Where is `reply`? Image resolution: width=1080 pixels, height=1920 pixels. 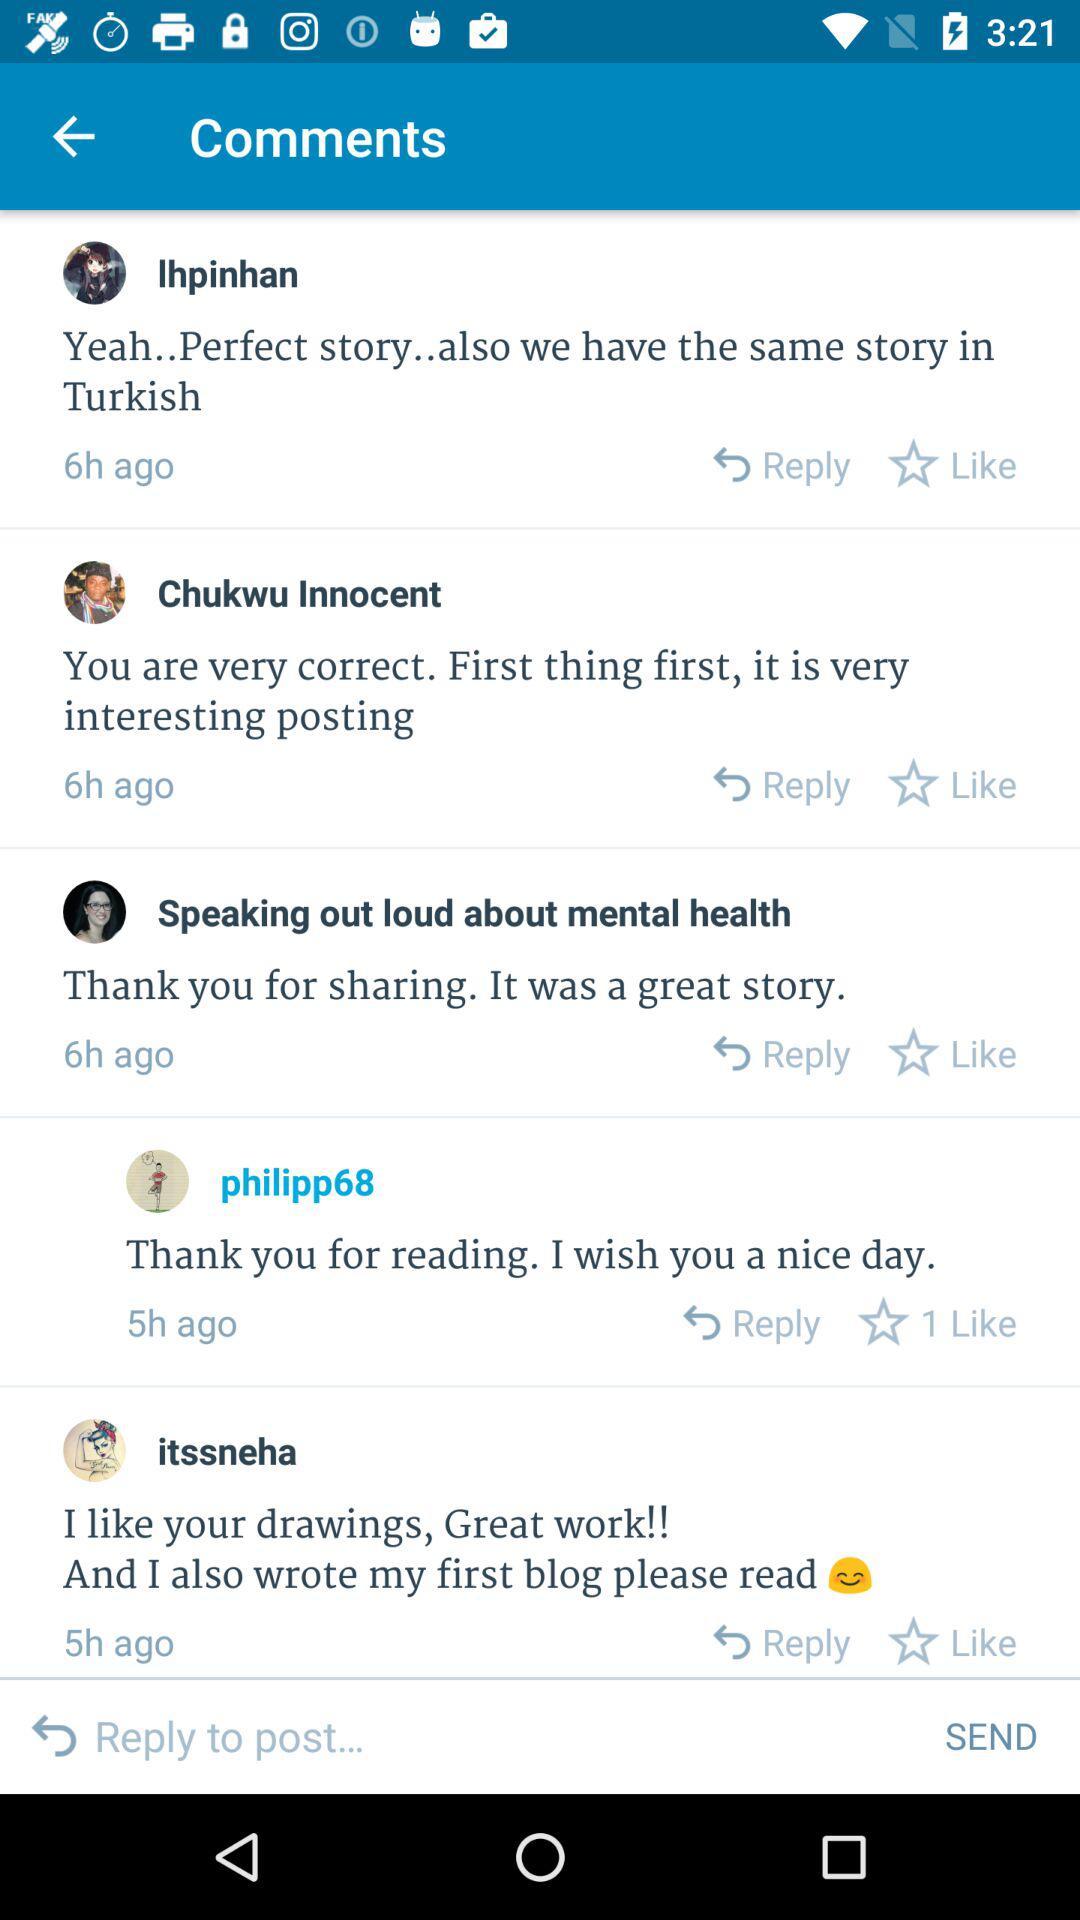 reply is located at coordinates (730, 1641).